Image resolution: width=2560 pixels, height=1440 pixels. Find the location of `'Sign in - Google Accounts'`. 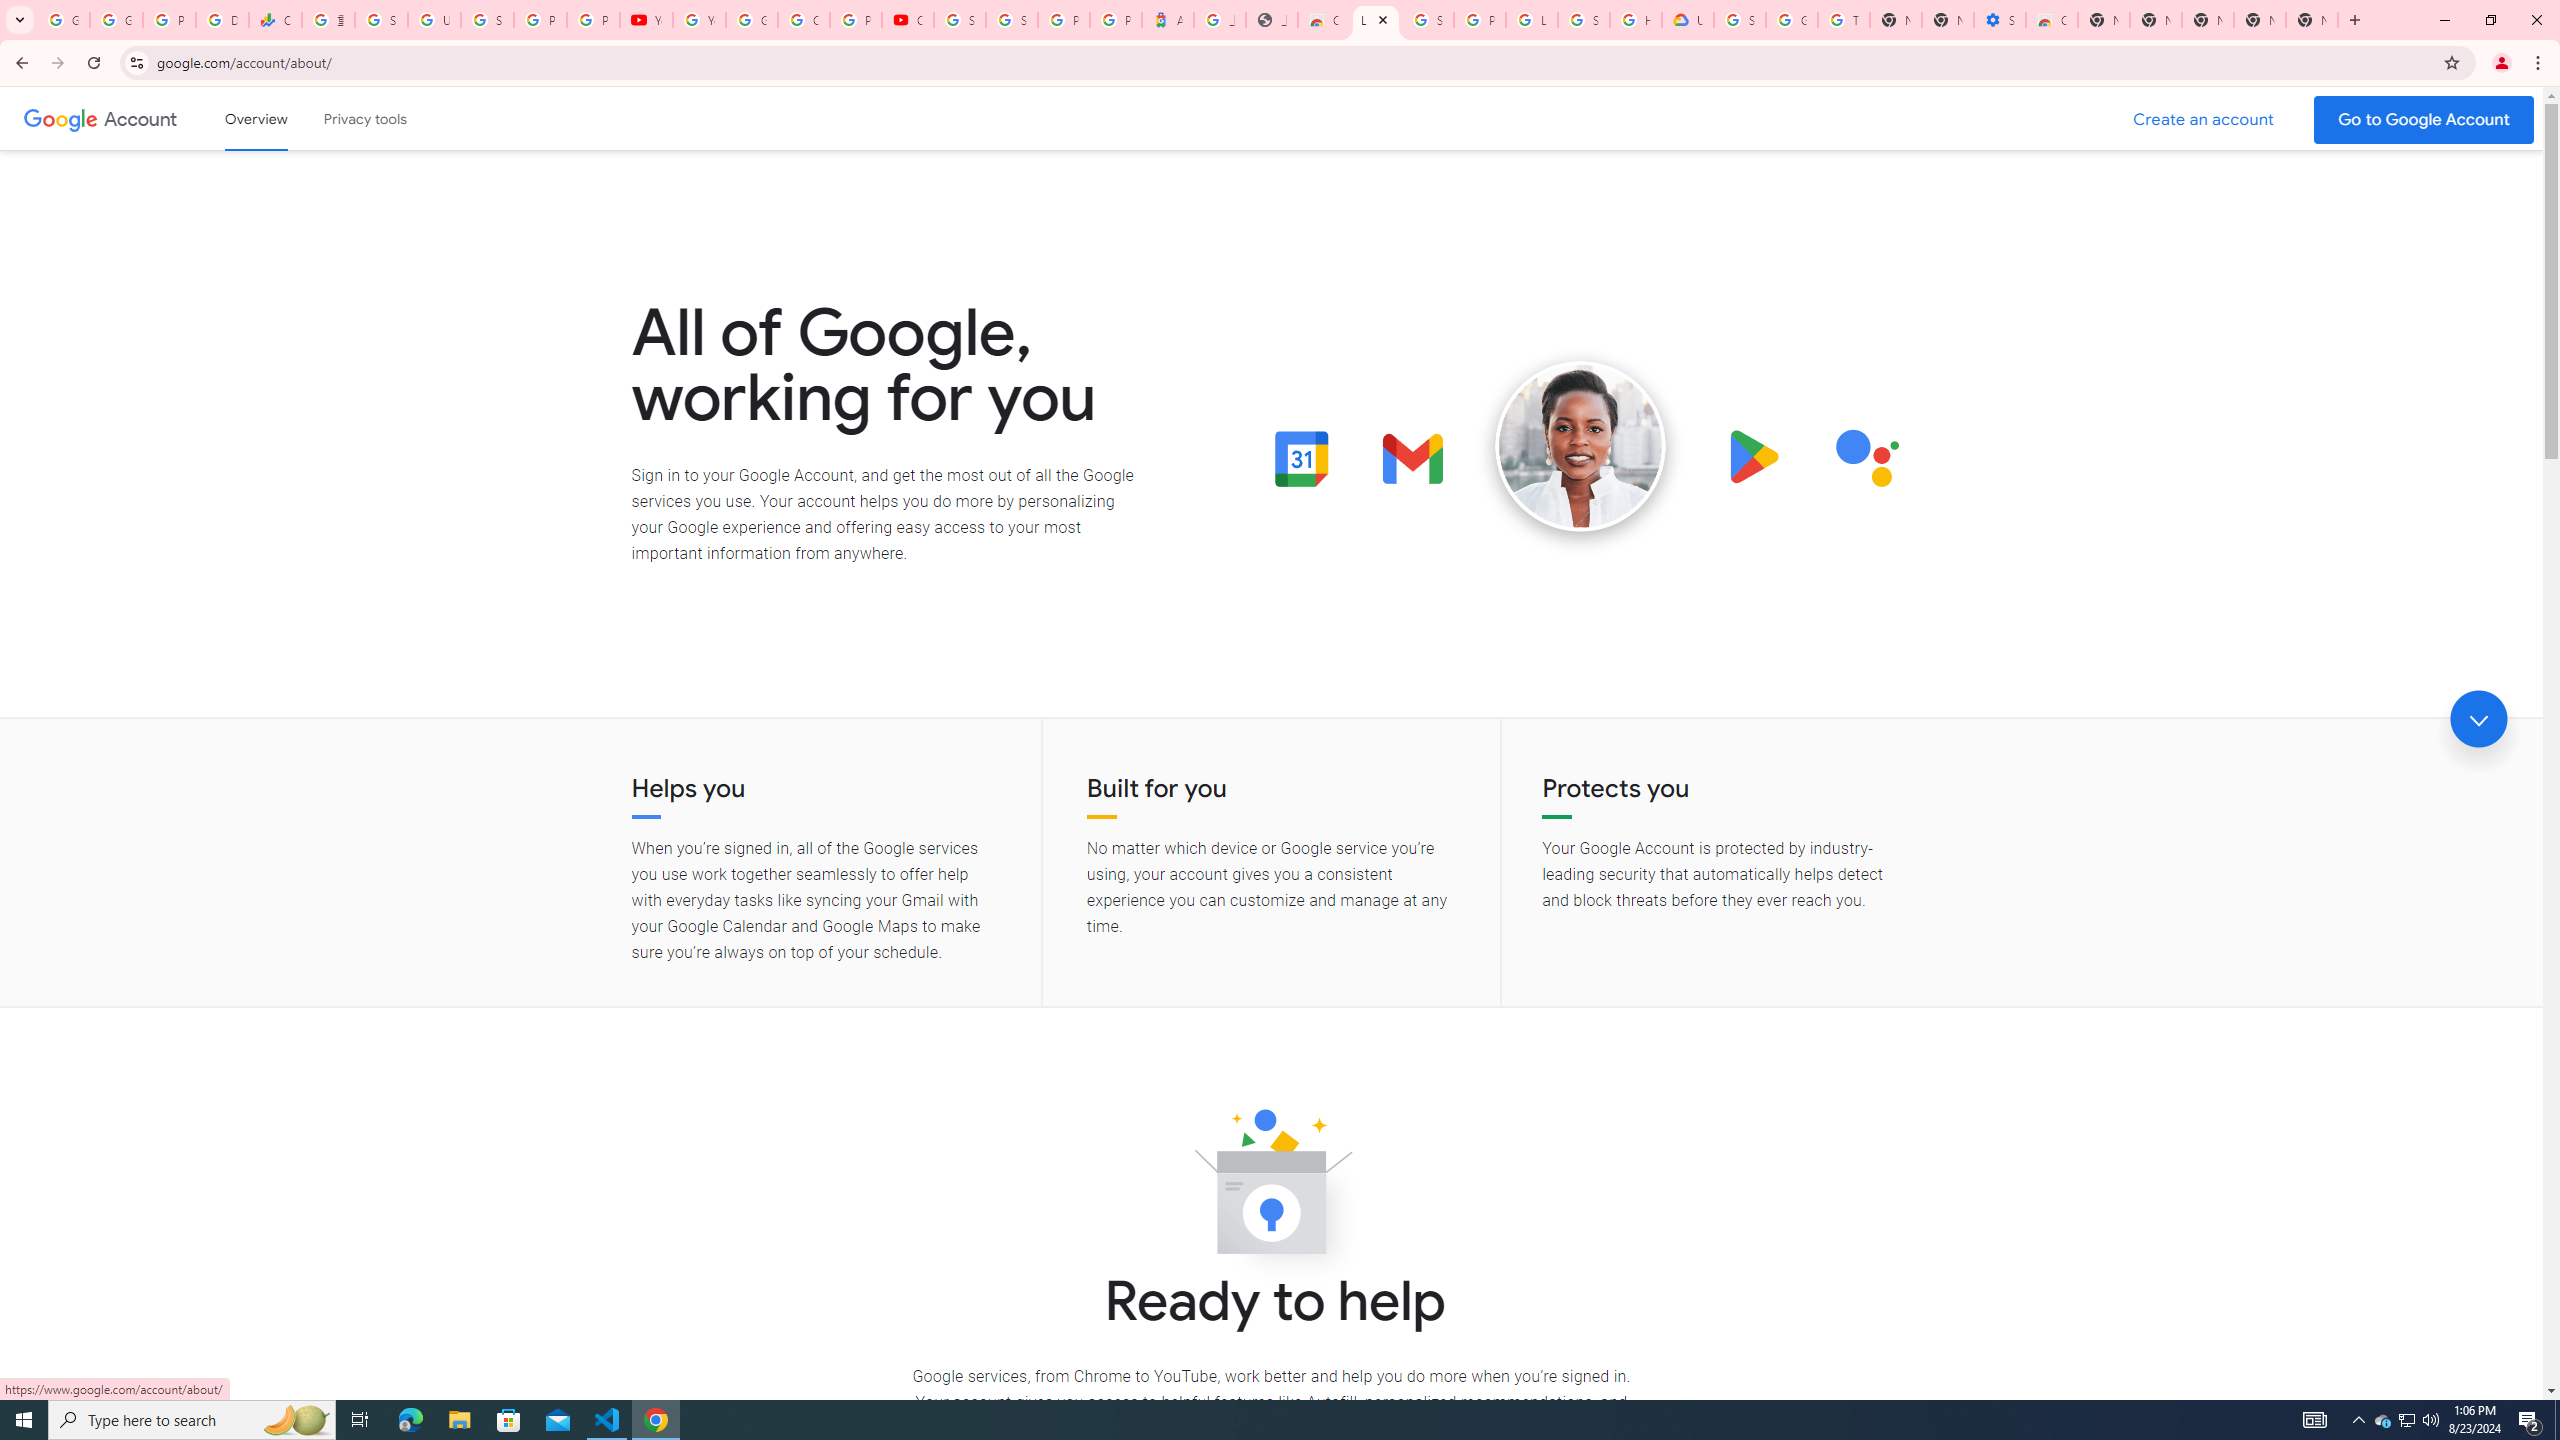

'Sign in - Google Accounts' is located at coordinates (959, 19).